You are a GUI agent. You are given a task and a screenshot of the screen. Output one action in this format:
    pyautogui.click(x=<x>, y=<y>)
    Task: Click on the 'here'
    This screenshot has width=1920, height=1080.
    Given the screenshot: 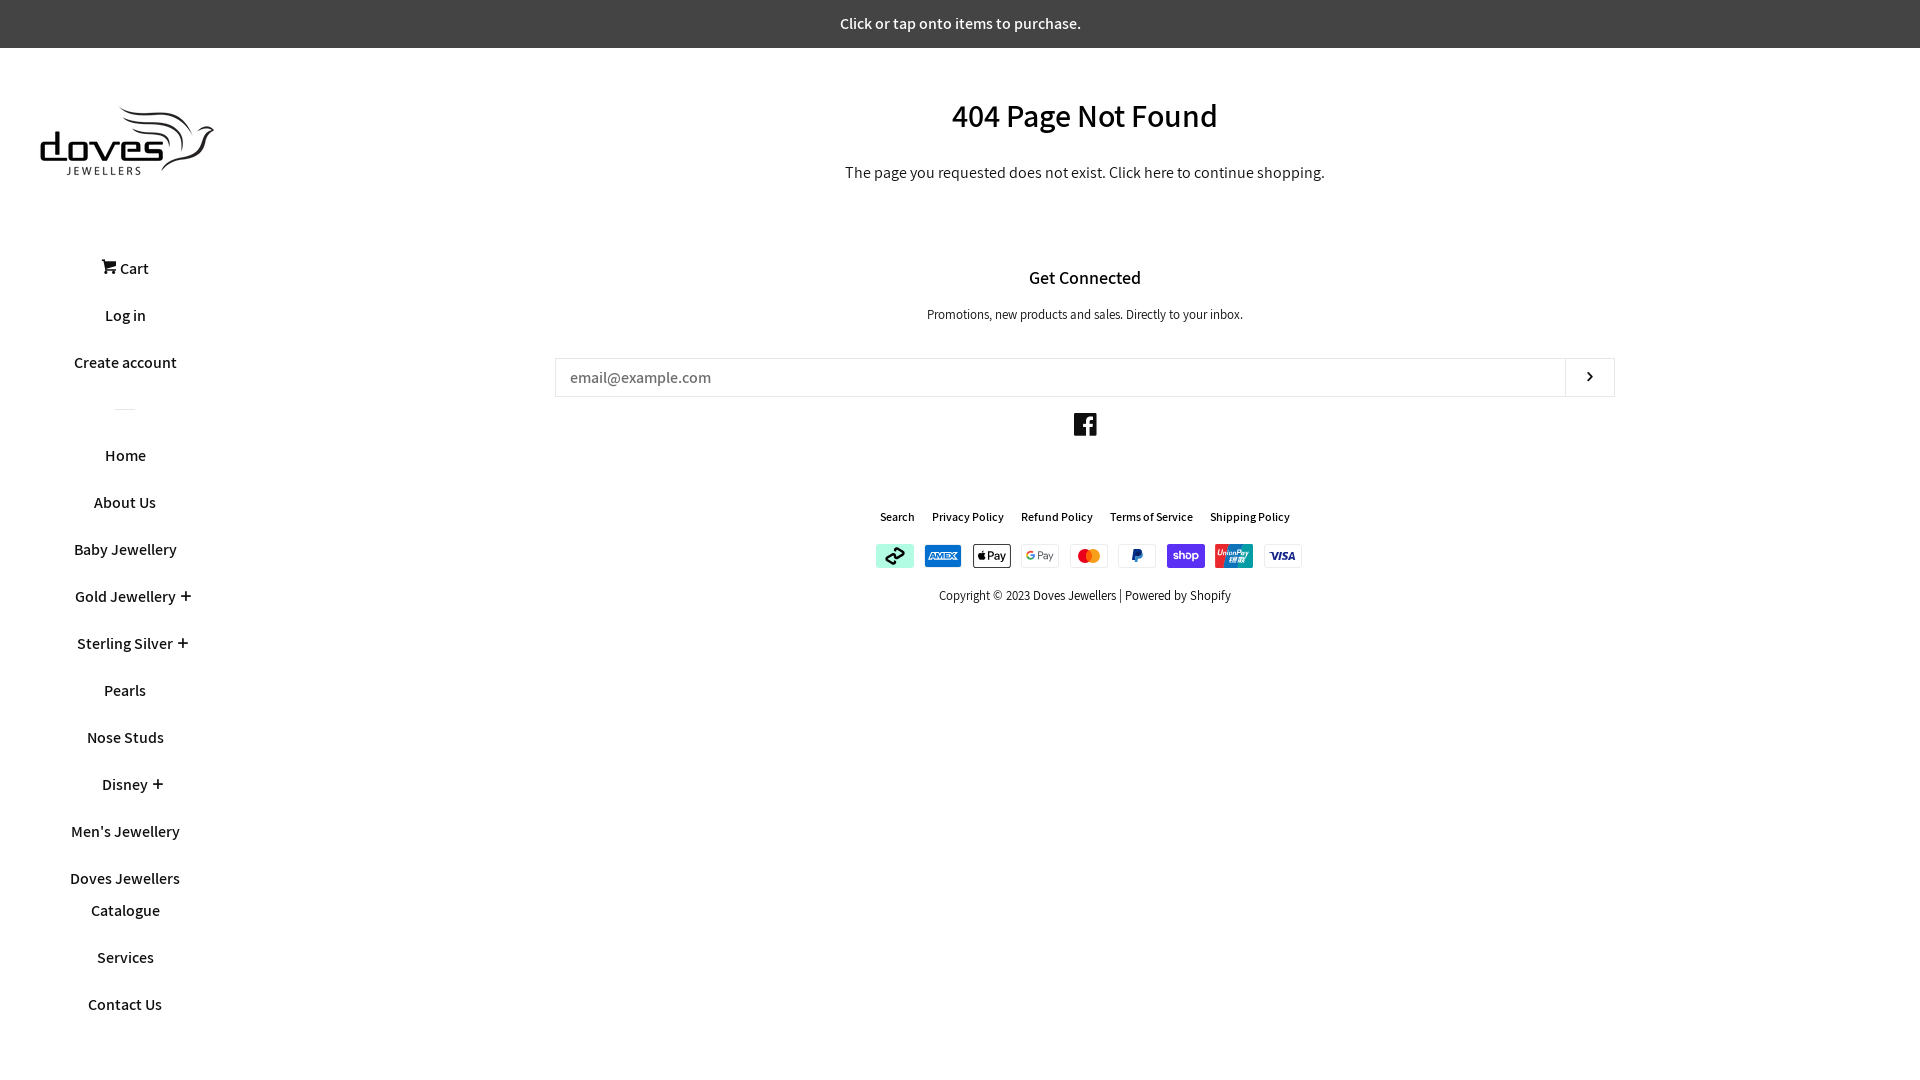 What is the action you would take?
    pyautogui.click(x=1143, y=171)
    